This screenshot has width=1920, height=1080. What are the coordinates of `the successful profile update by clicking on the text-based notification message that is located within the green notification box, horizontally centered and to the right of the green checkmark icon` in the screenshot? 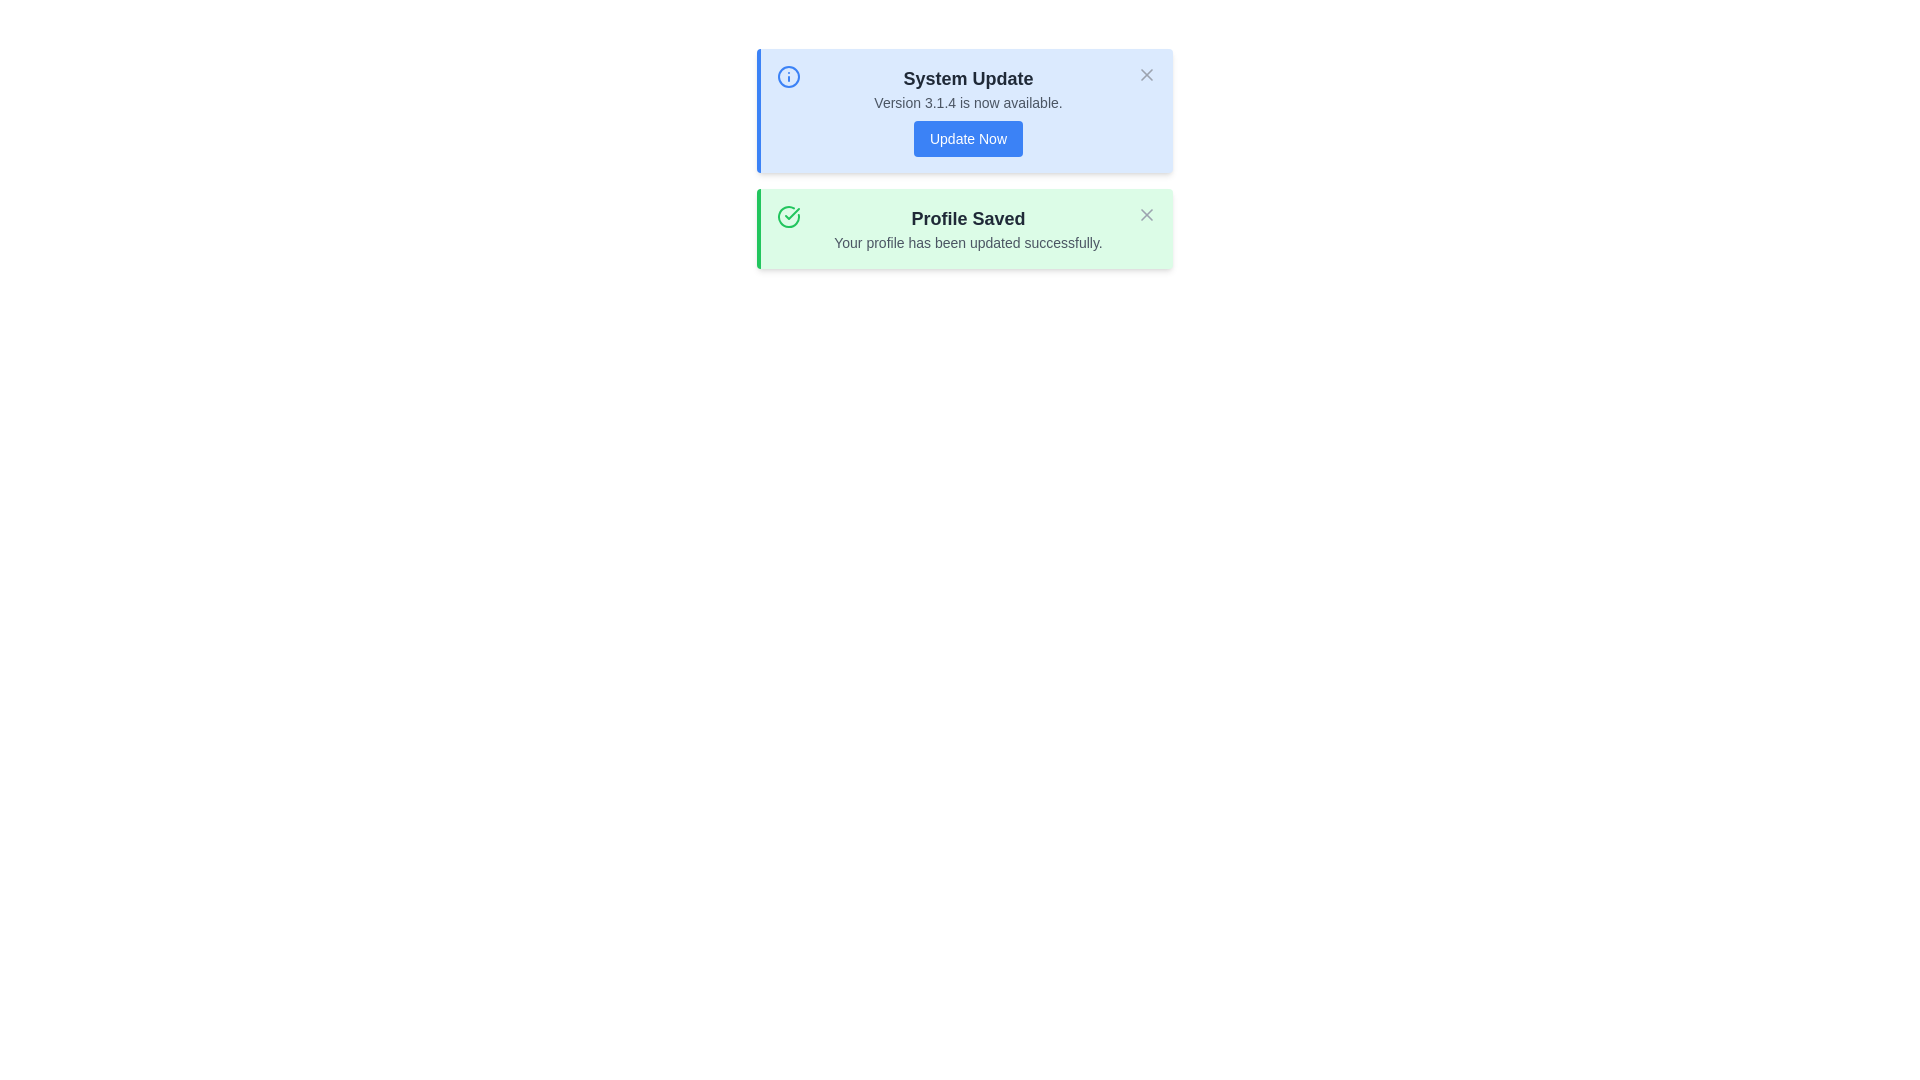 It's located at (968, 227).